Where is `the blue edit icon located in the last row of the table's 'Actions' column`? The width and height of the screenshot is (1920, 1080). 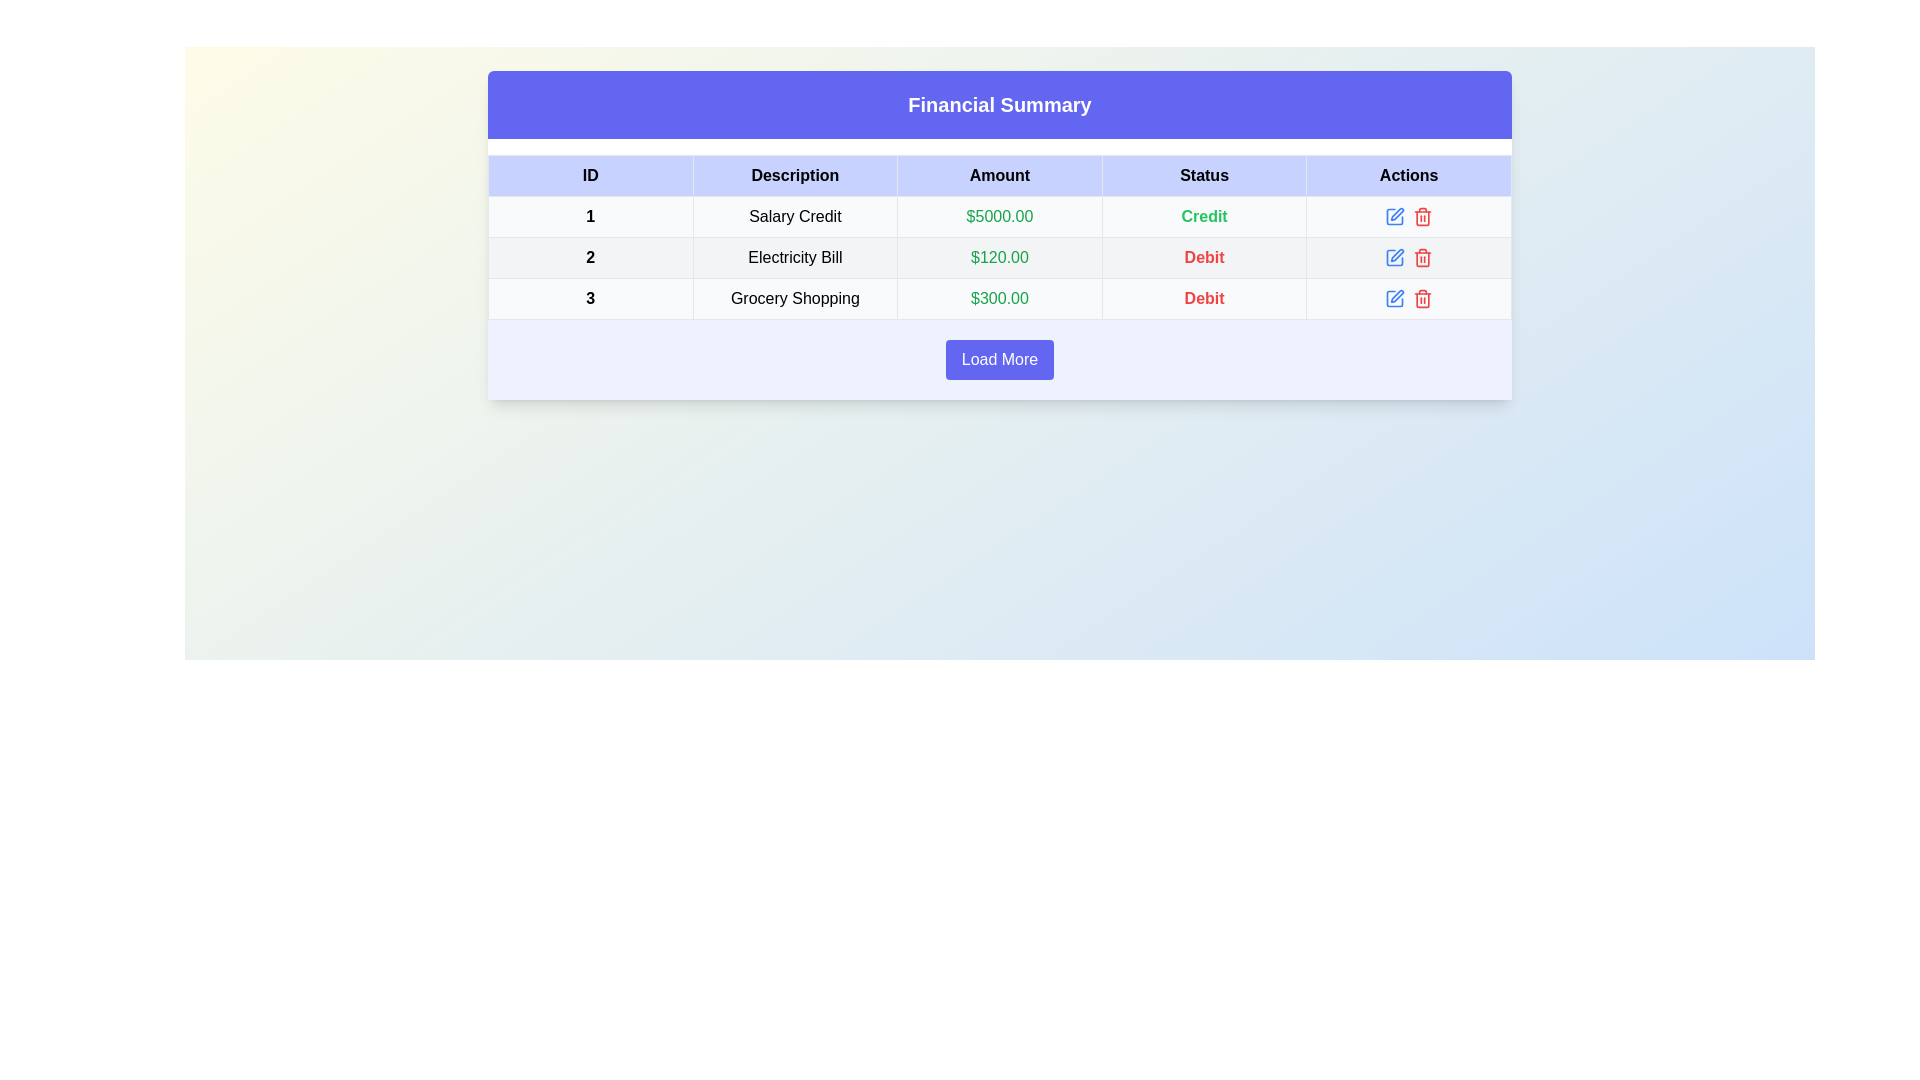 the blue edit icon located in the last row of the table's 'Actions' column is located at coordinates (1396, 296).